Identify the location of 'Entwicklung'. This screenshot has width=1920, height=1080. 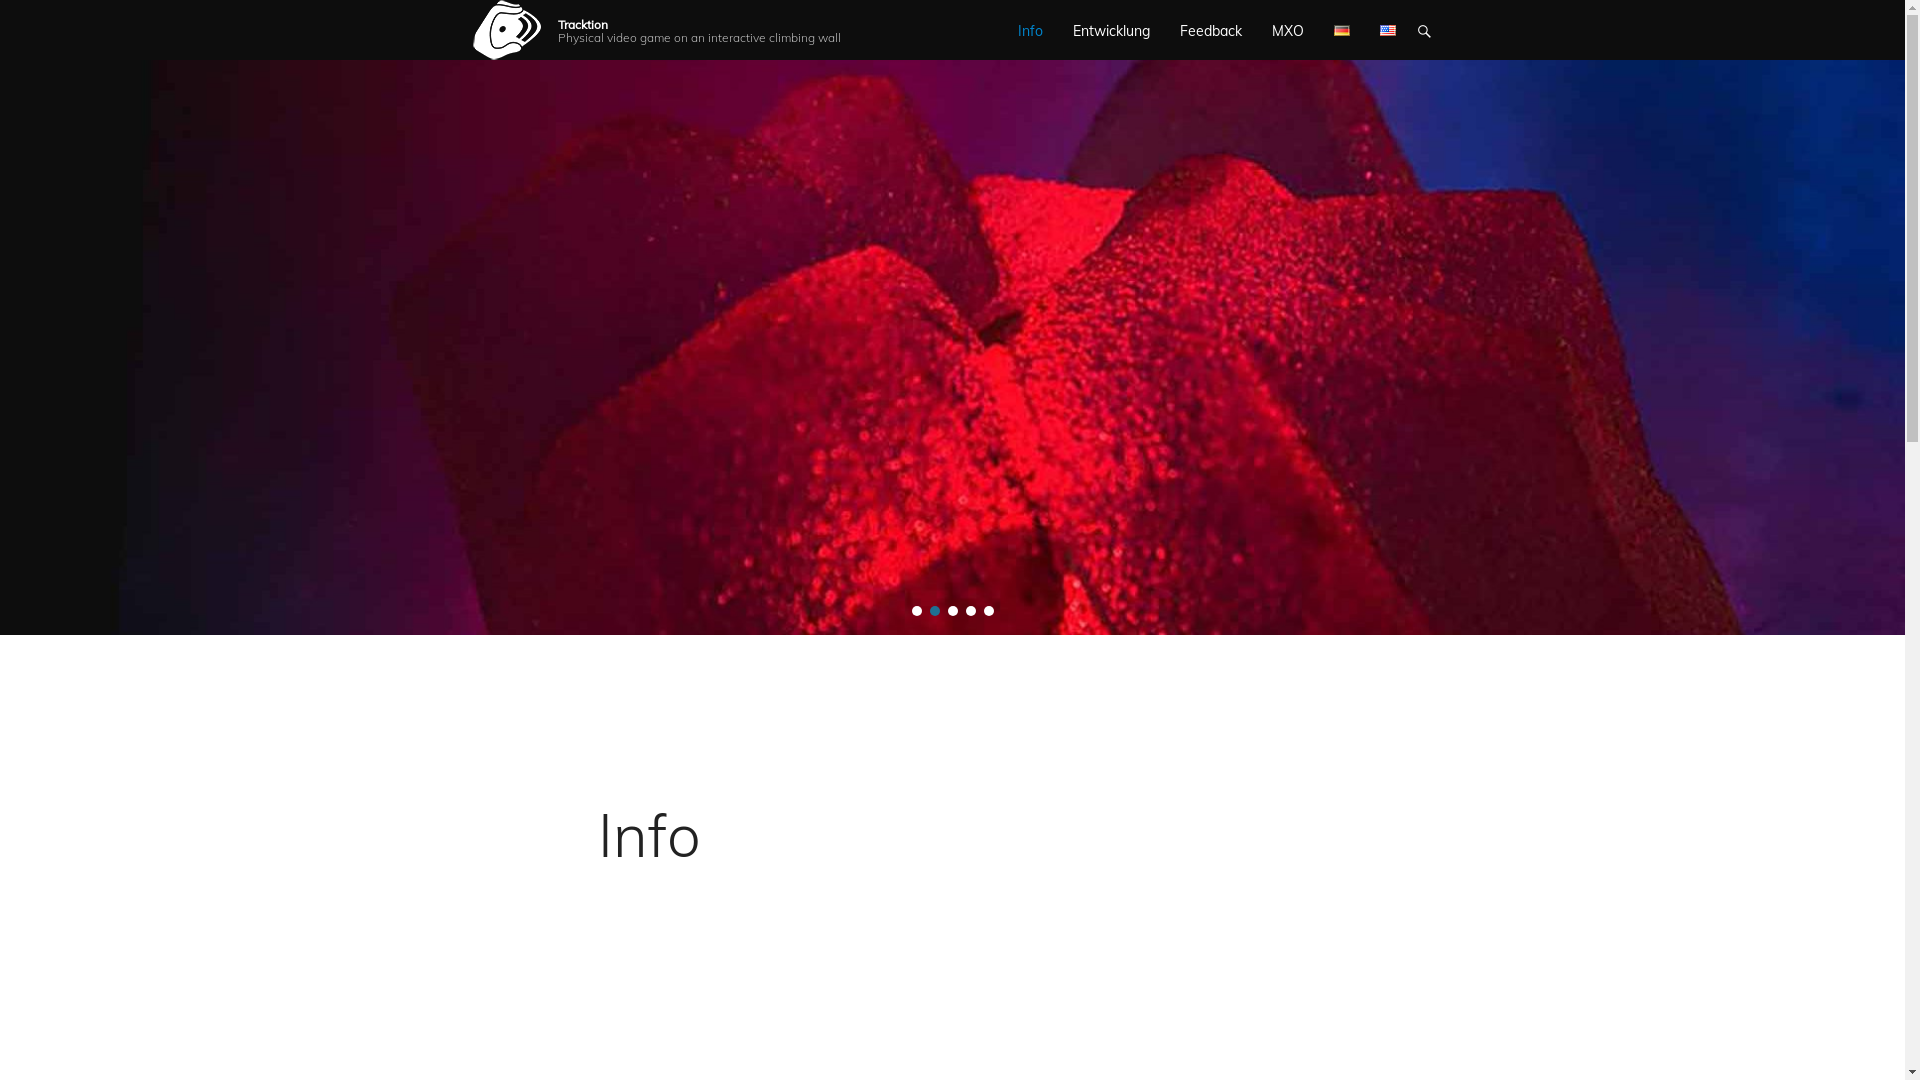
(1109, 29).